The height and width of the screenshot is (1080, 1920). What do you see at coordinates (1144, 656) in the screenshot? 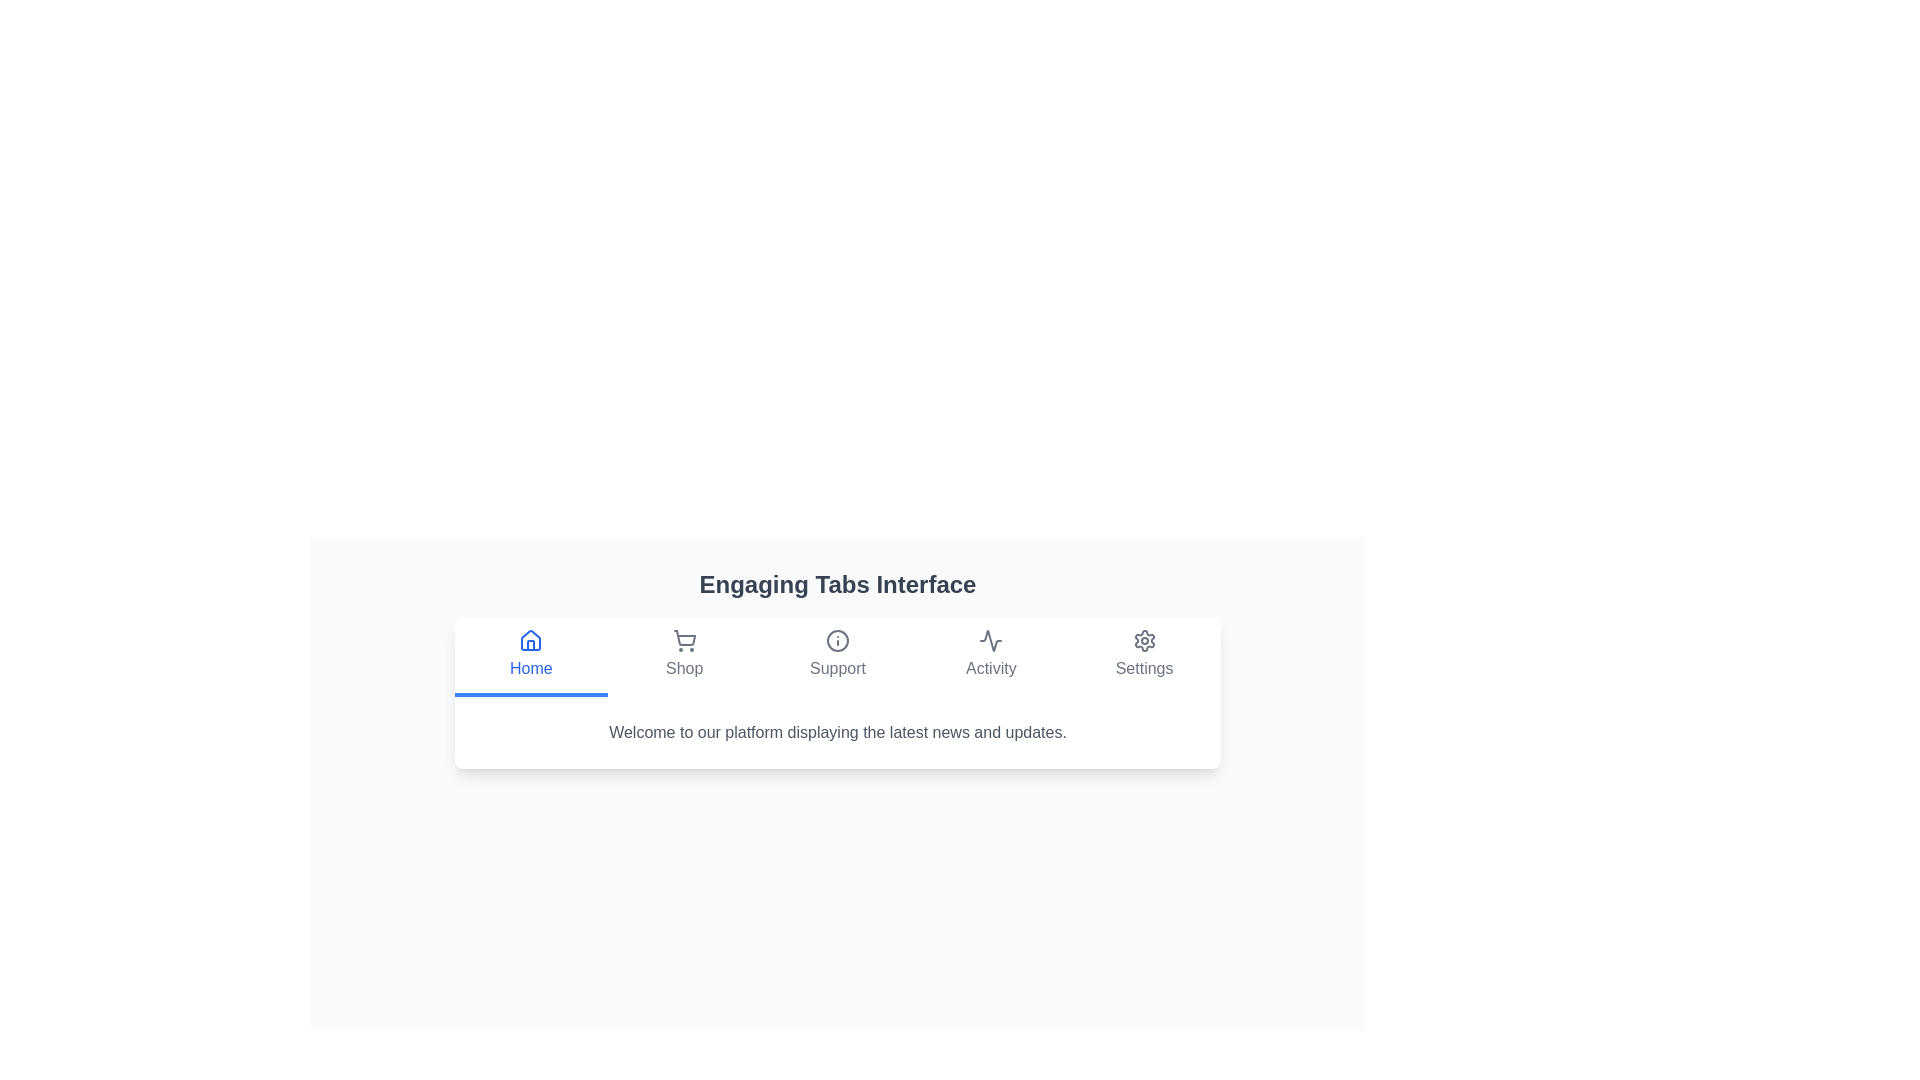
I see `the Interactive tab button, the fifth tab in the navigation bar` at bounding box center [1144, 656].